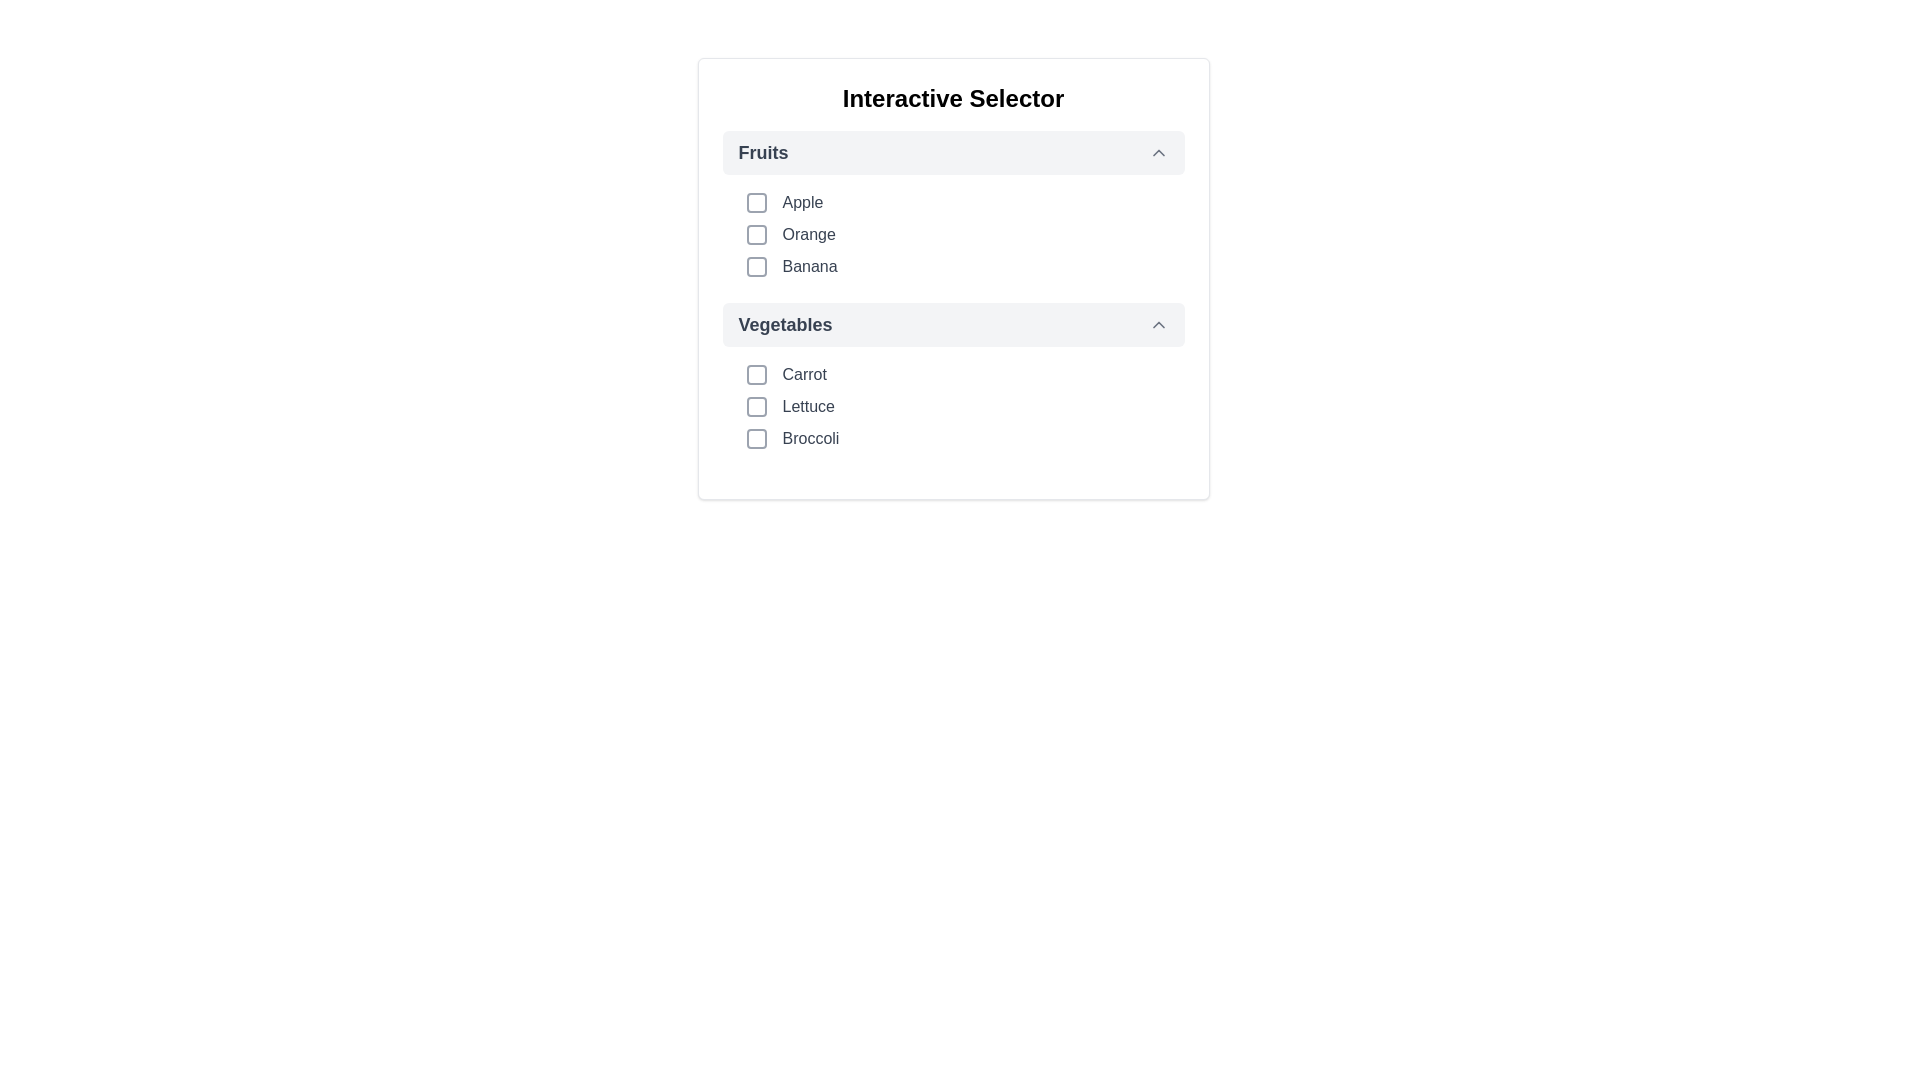 The image size is (1920, 1080). I want to click on the checkbox in the 'Fruits' group, so click(952, 234).